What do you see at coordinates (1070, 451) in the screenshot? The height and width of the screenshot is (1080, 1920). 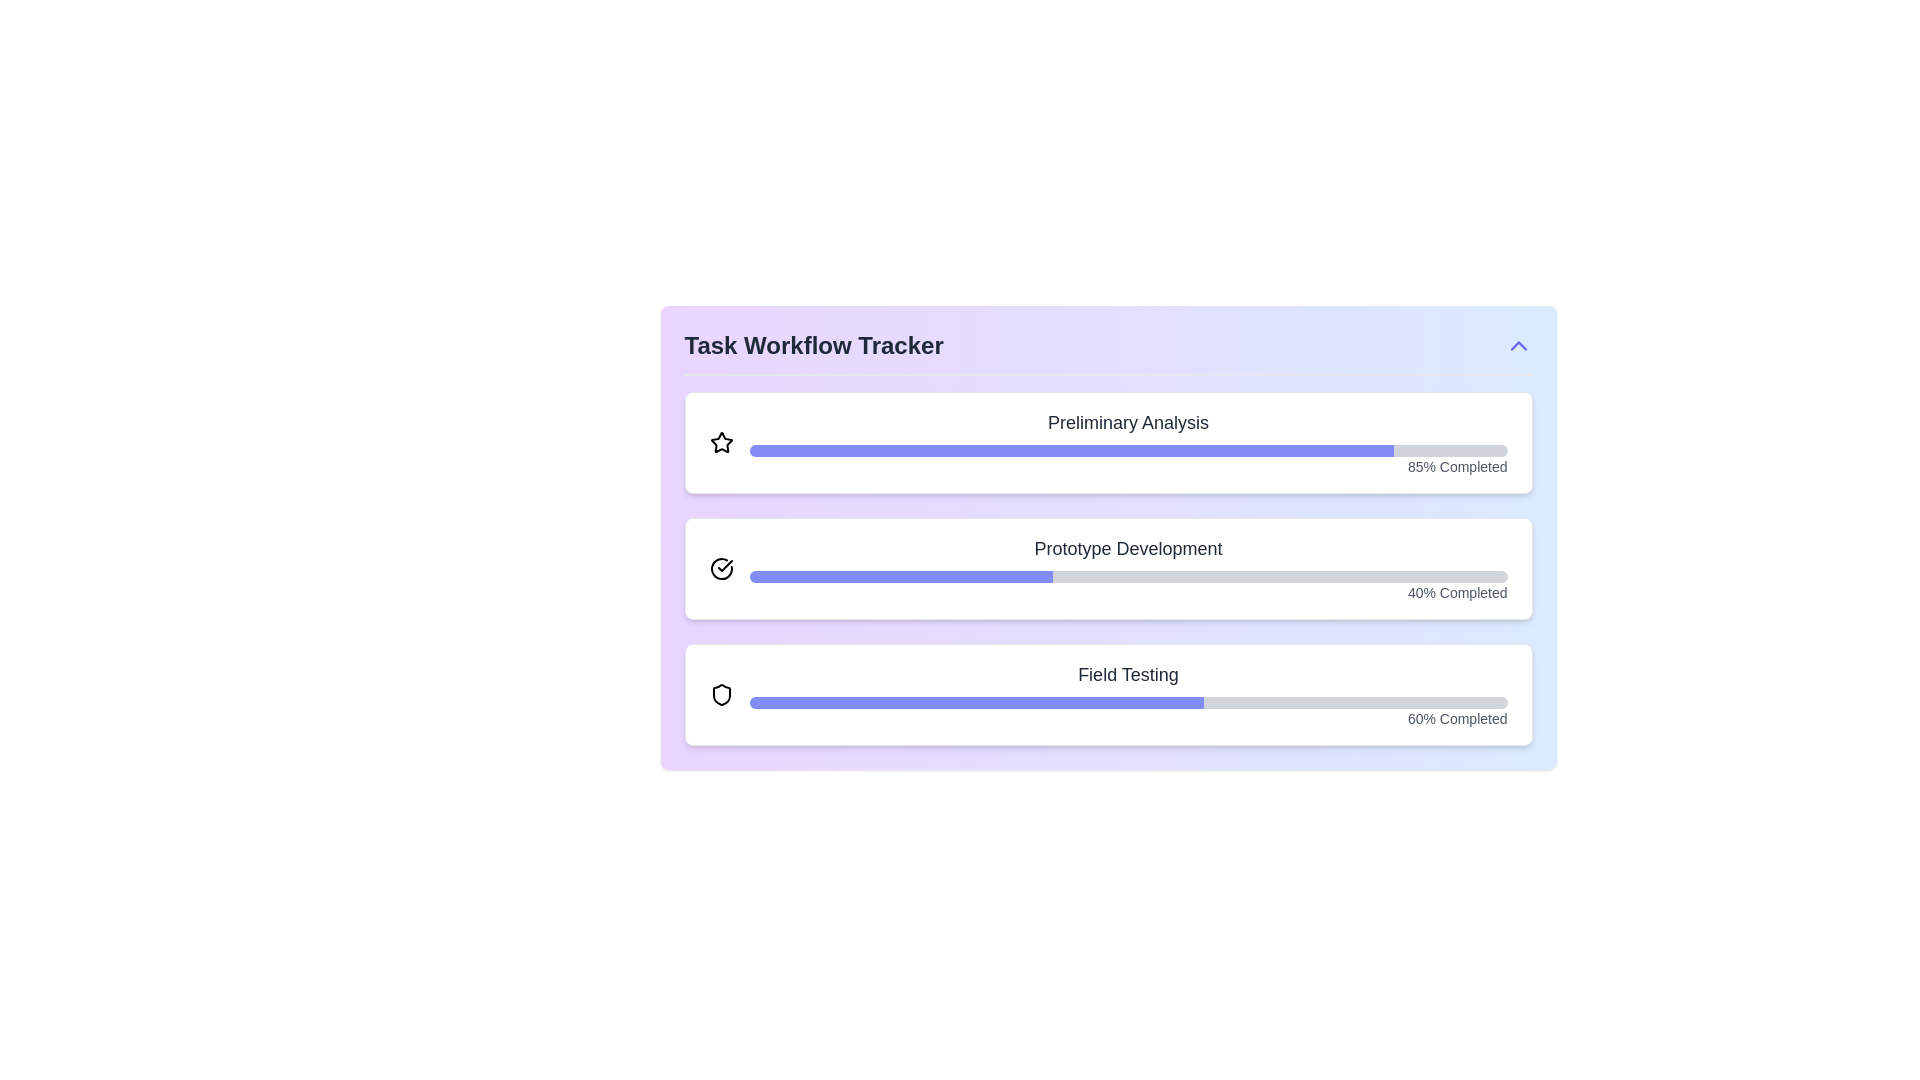 I see `blue segment of the progress bar indicating 85% completion, located below the 'Preliminary Analysis' text` at bounding box center [1070, 451].